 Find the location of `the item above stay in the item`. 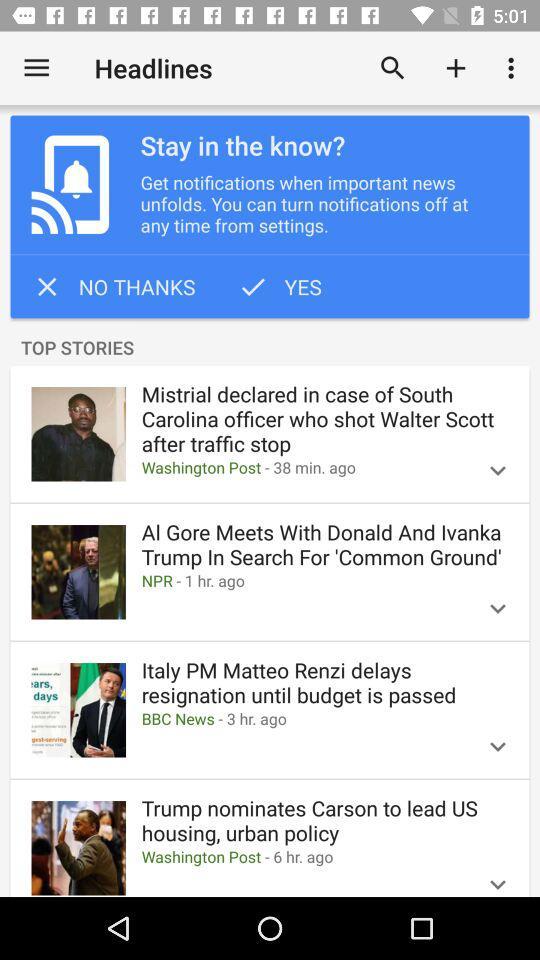

the item above stay in the item is located at coordinates (455, 68).